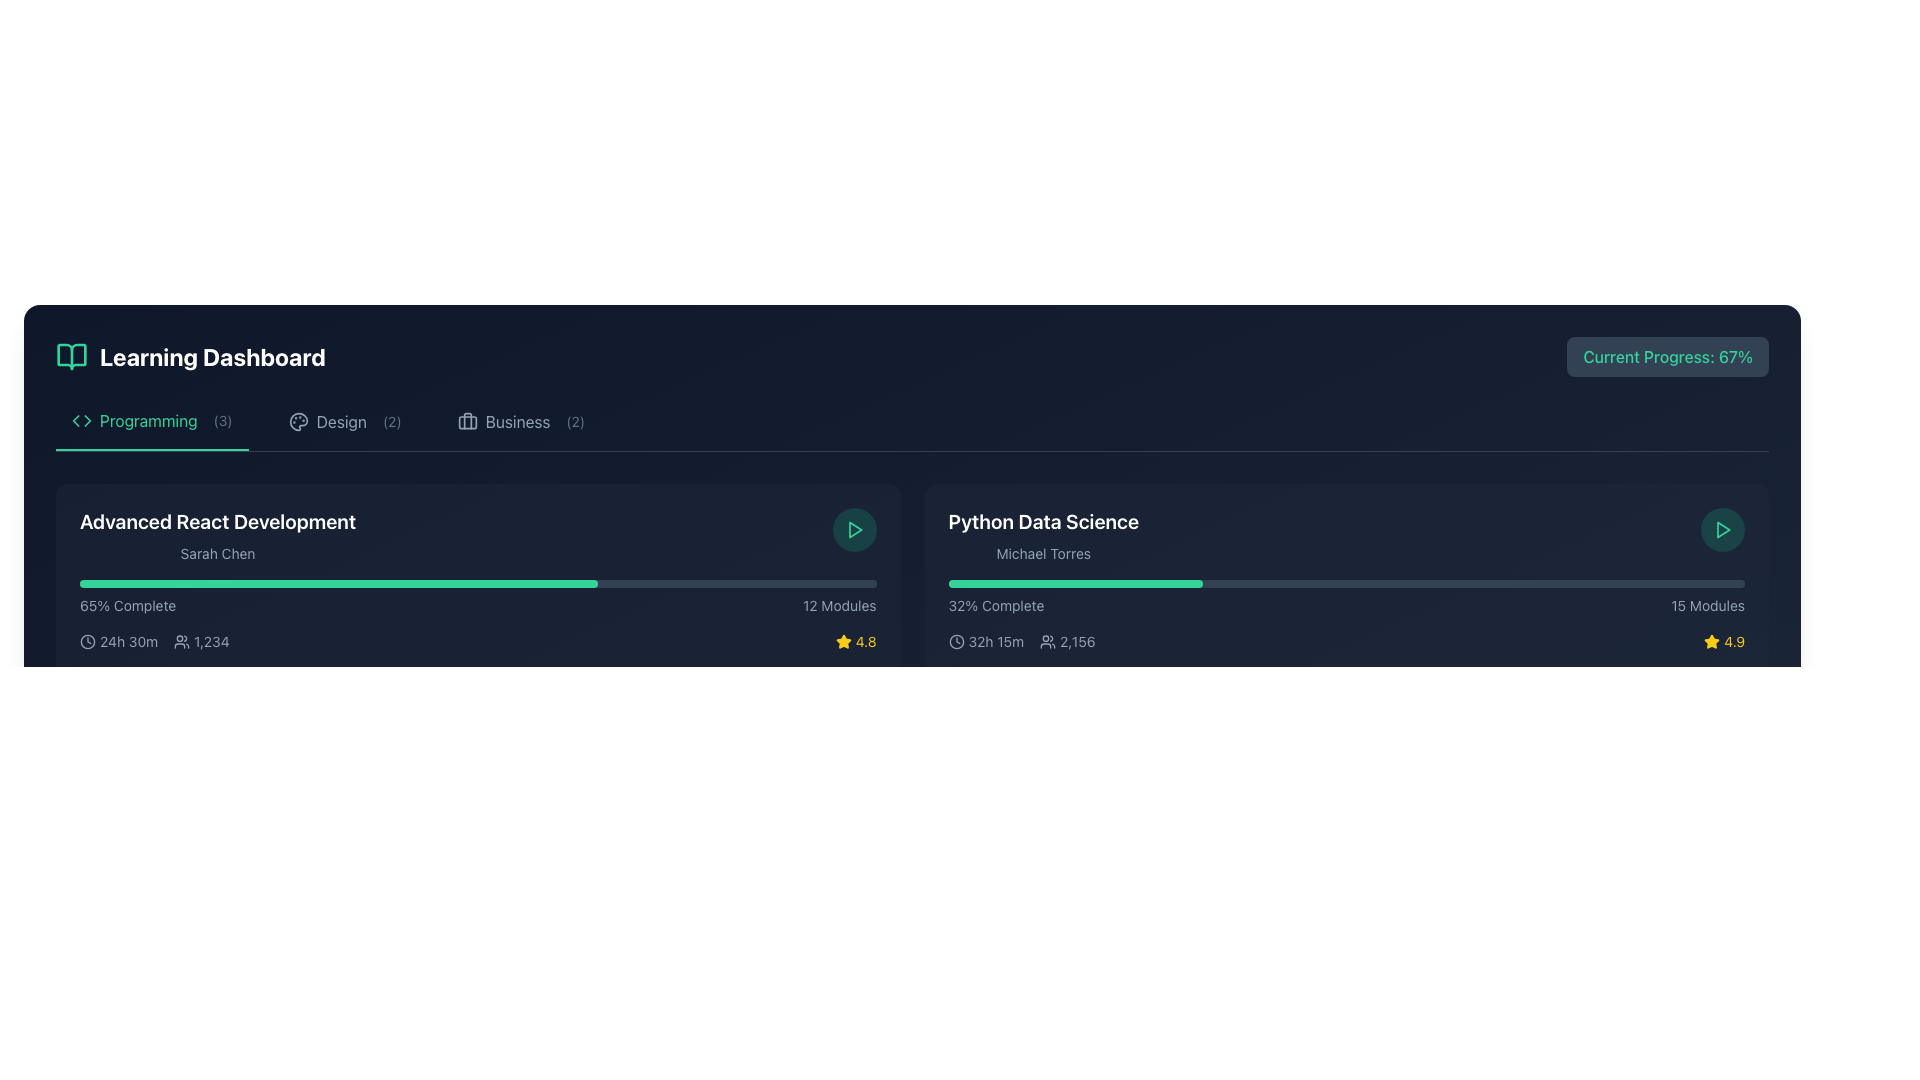 The height and width of the screenshot is (1080, 1920). What do you see at coordinates (341, 420) in the screenshot?
I see `the text label displaying the word 'design' in capitalized muted gray color within the horizontal navigation bar` at bounding box center [341, 420].